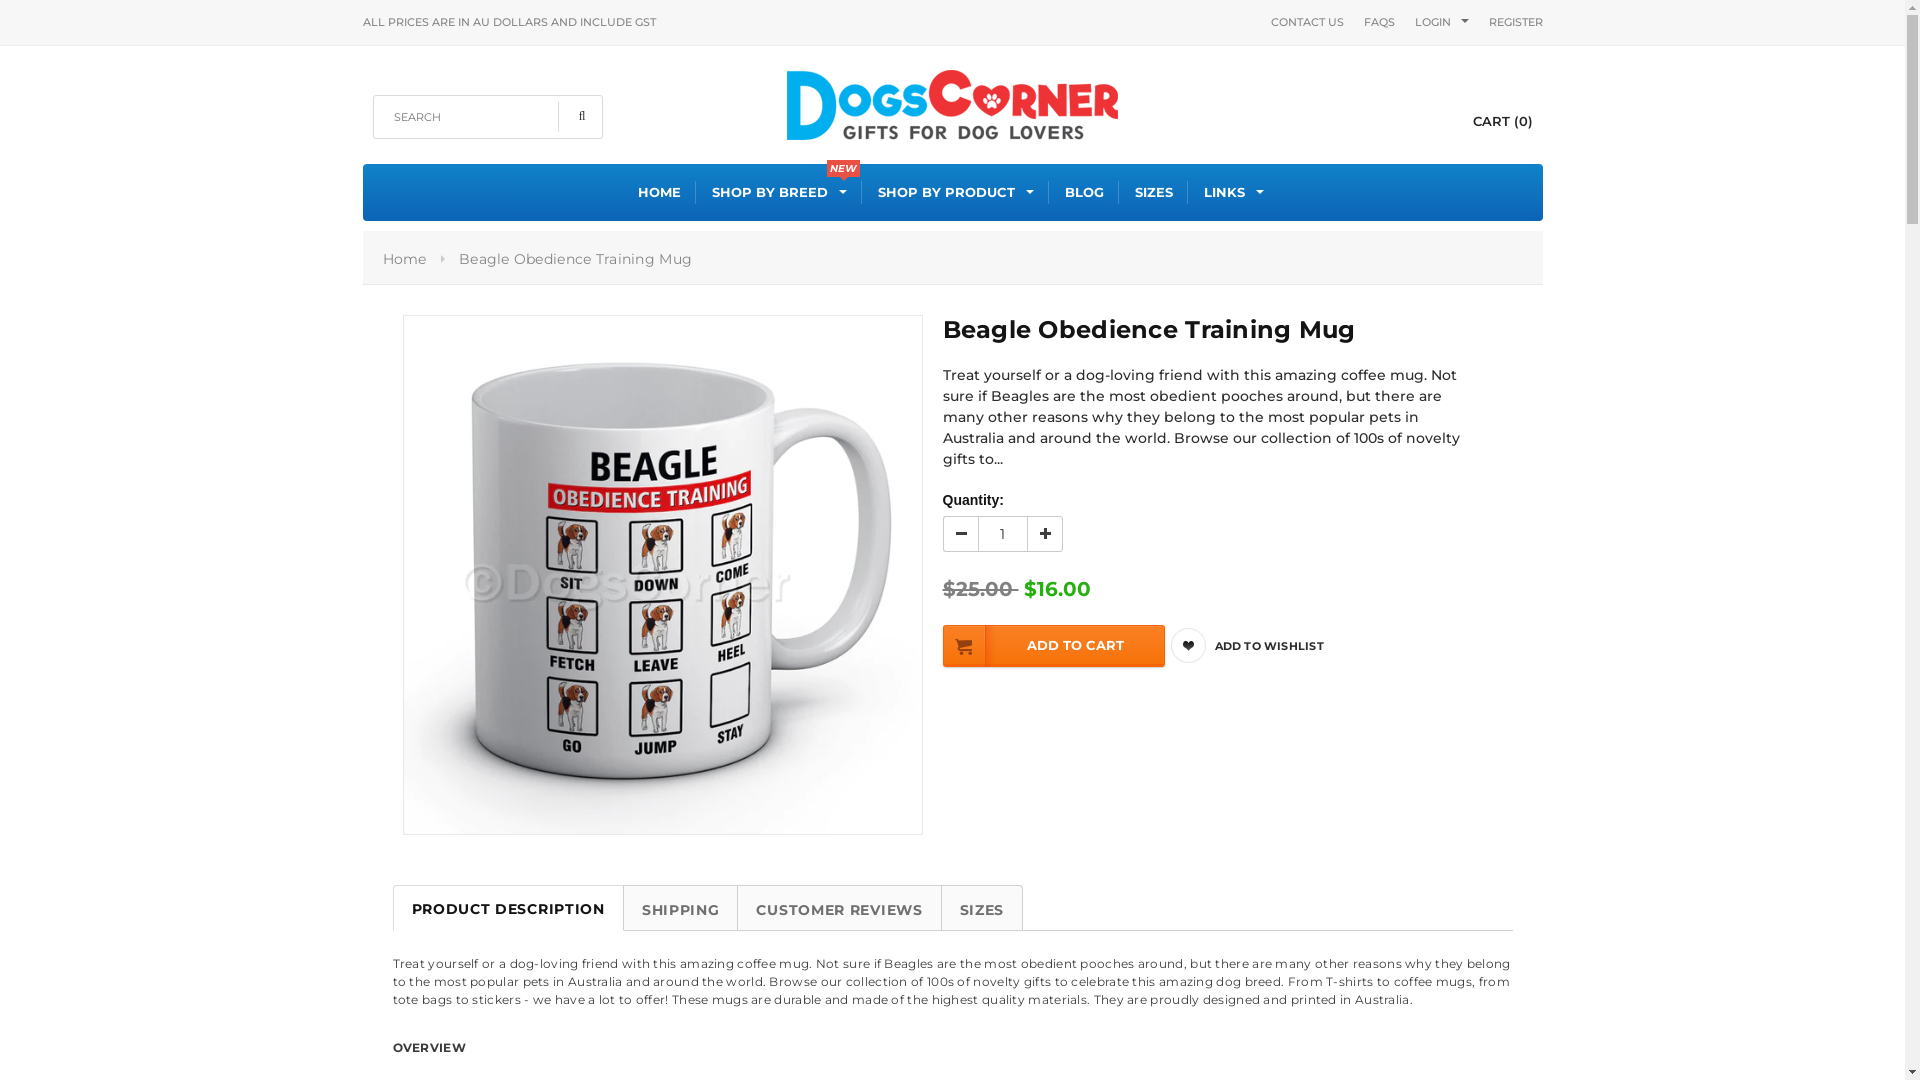  I want to click on 'SIZES', so click(1134, 192).